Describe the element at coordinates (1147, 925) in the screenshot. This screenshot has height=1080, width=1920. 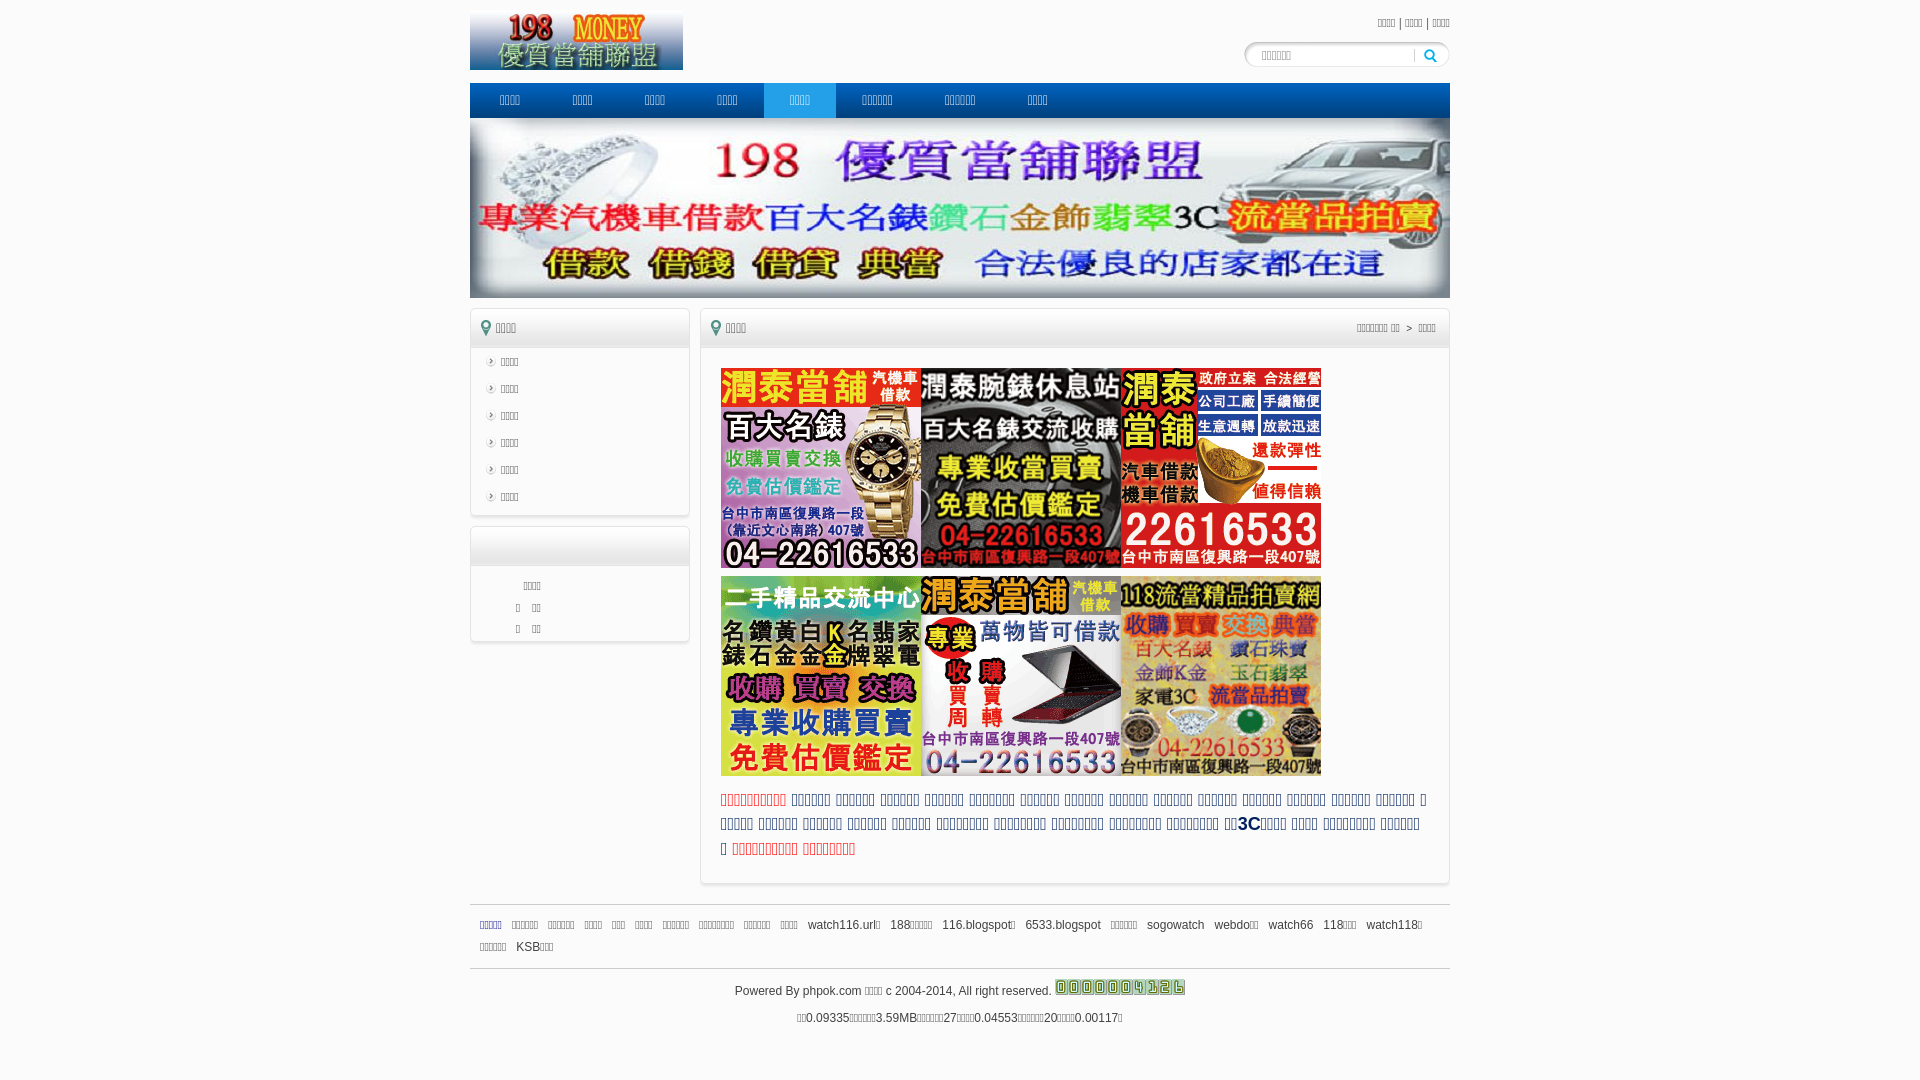
I see `'sogowatch'` at that location.